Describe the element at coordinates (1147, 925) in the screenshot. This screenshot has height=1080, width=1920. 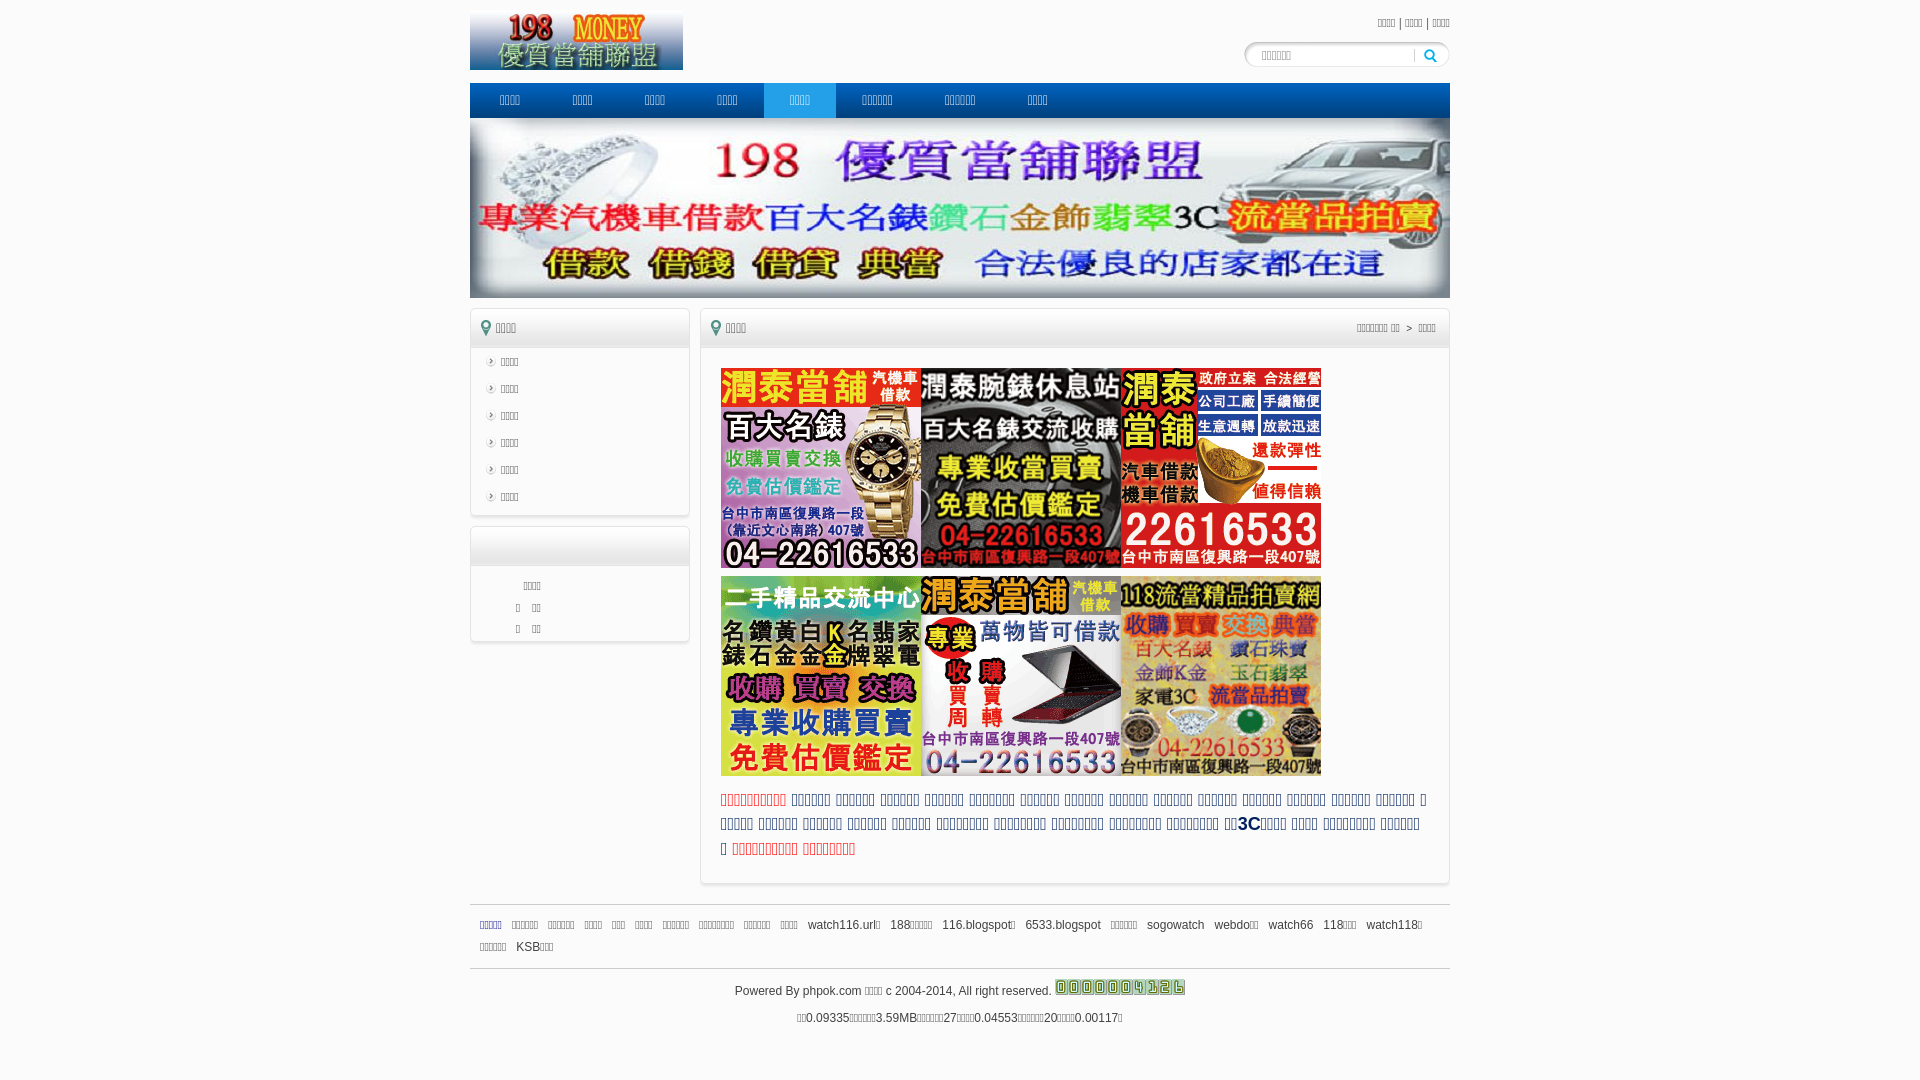
I see `'sogowatch'` at that location.